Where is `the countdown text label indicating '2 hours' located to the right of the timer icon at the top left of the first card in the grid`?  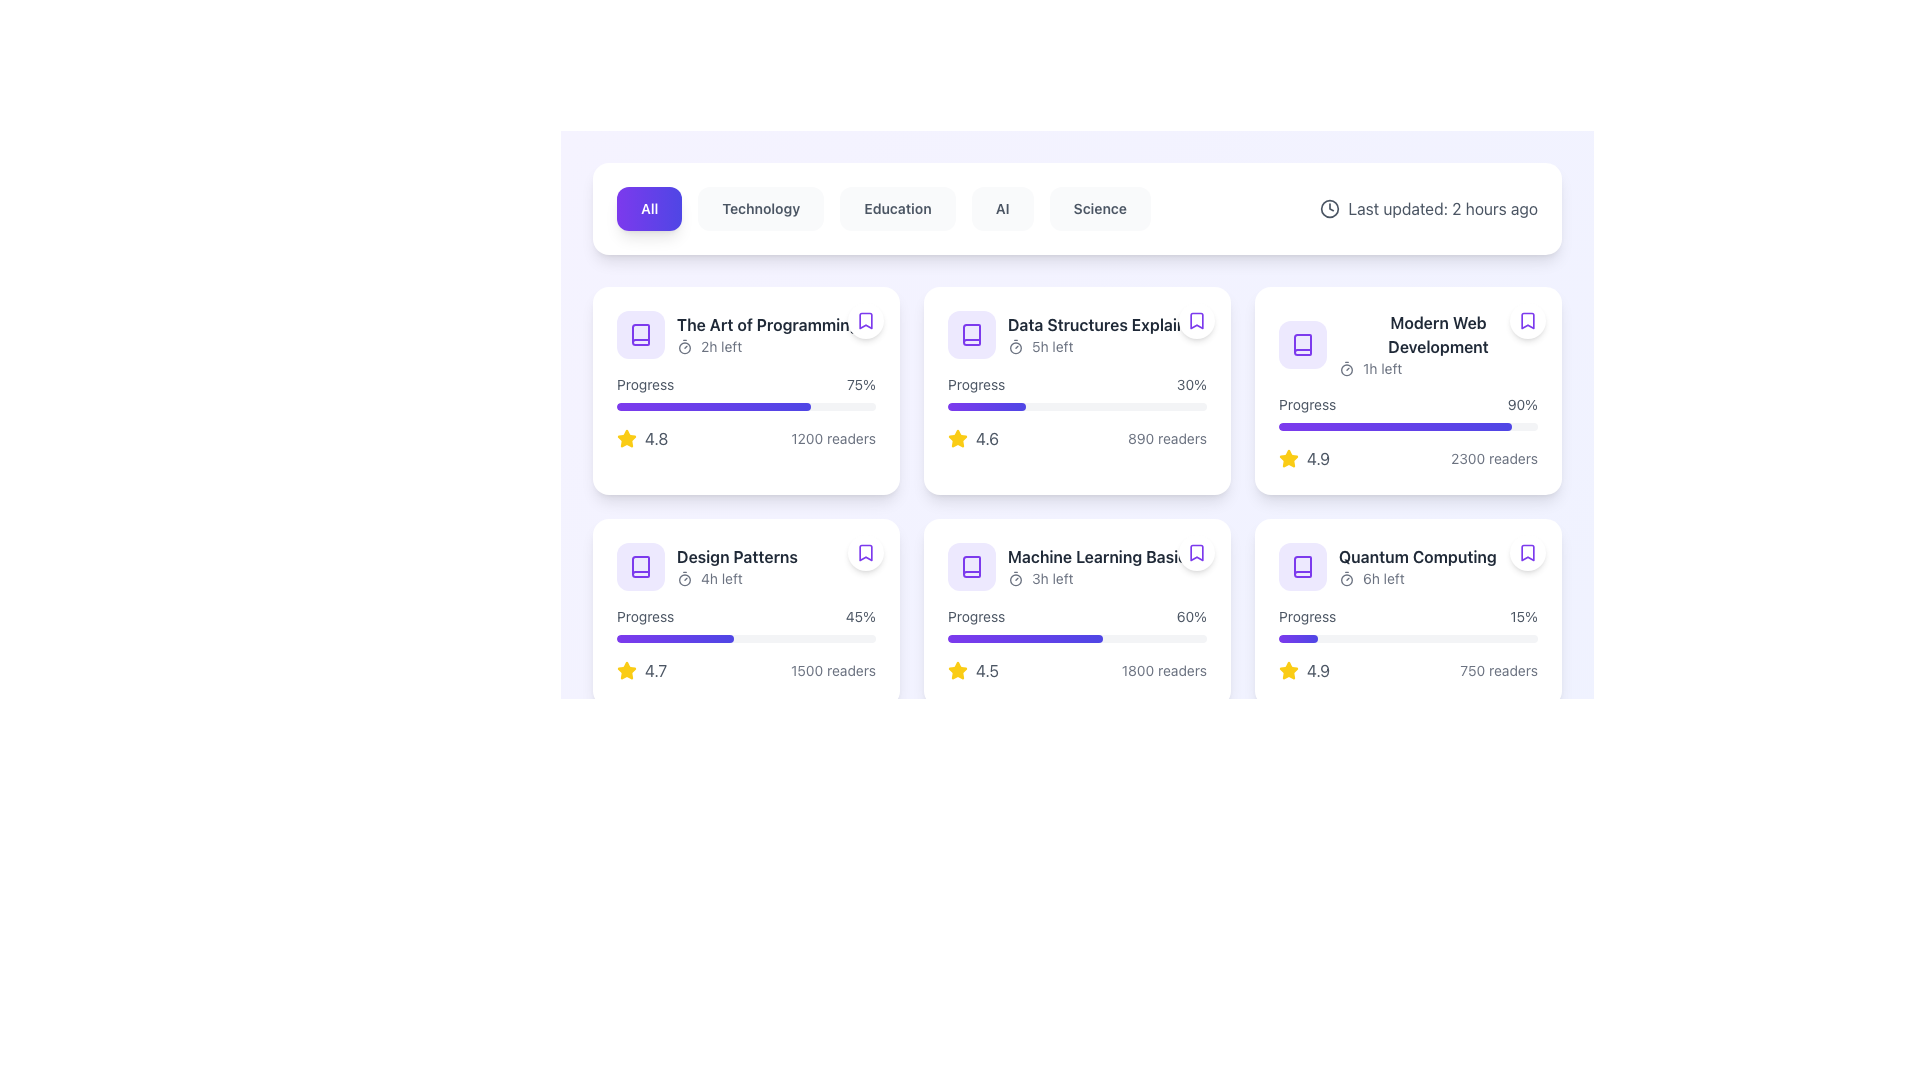 the countdown text label indicating '2 hours' located to the right of the timer icon at the top left of the first card in the grid is located at coordinates (720, 346).